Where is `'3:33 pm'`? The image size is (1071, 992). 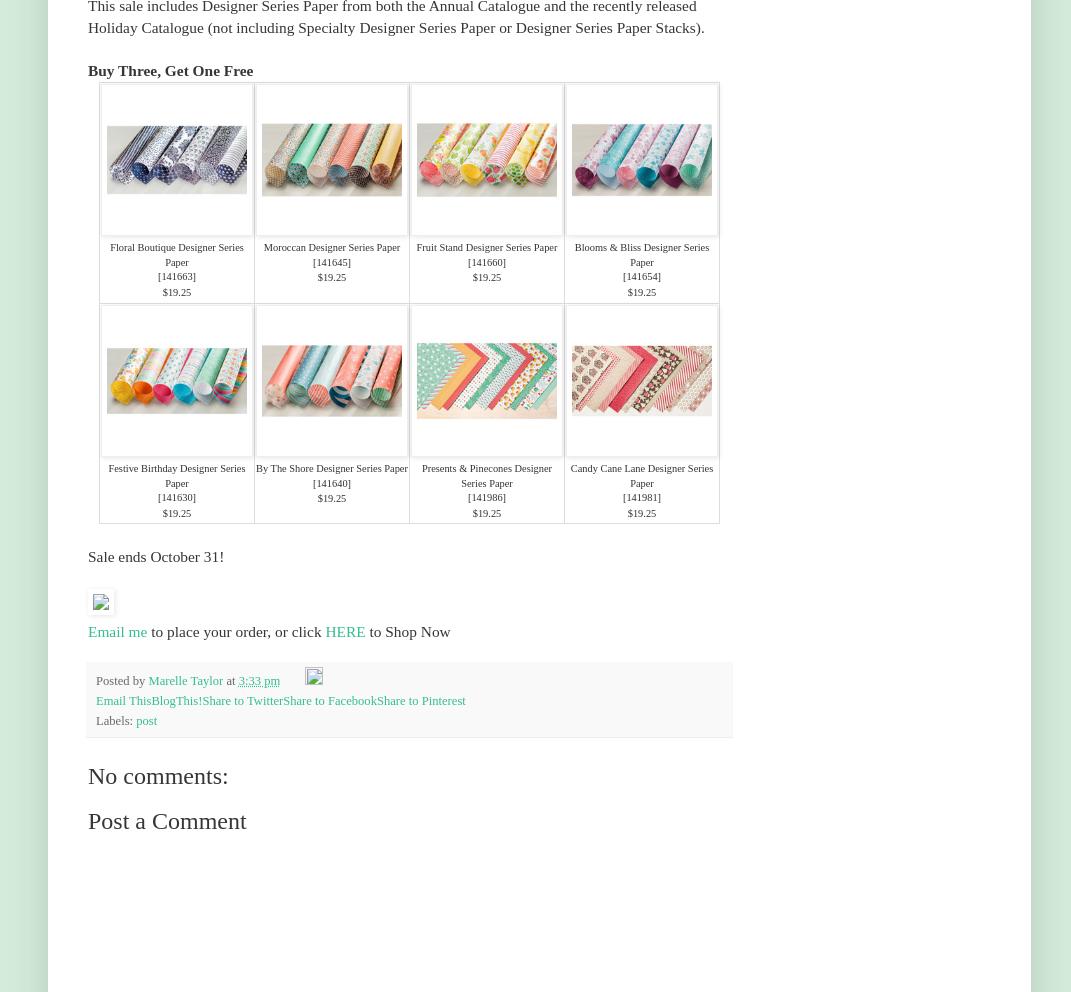
'3:33 pm' is located at coordinates (258, 680).